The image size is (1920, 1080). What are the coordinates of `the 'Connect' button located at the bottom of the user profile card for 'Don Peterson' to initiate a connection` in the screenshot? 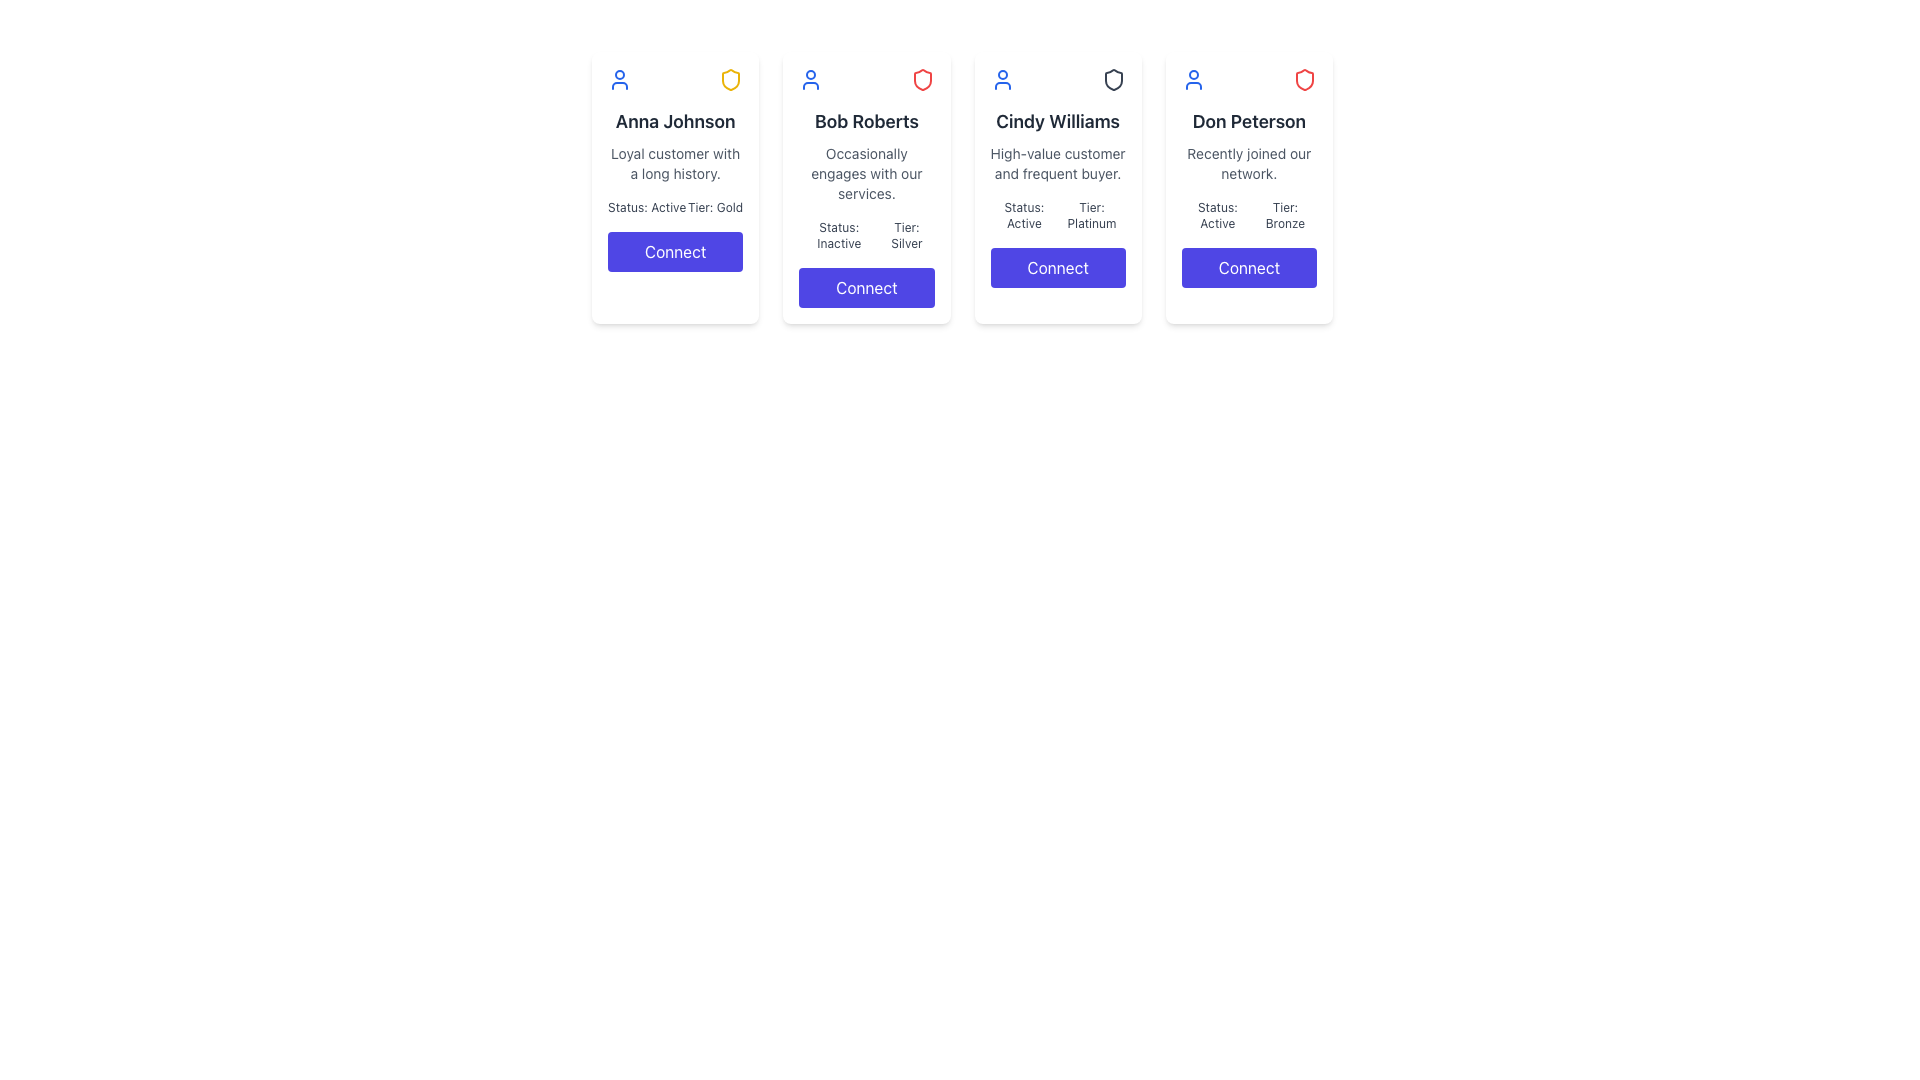 It's located at (1248, 266).